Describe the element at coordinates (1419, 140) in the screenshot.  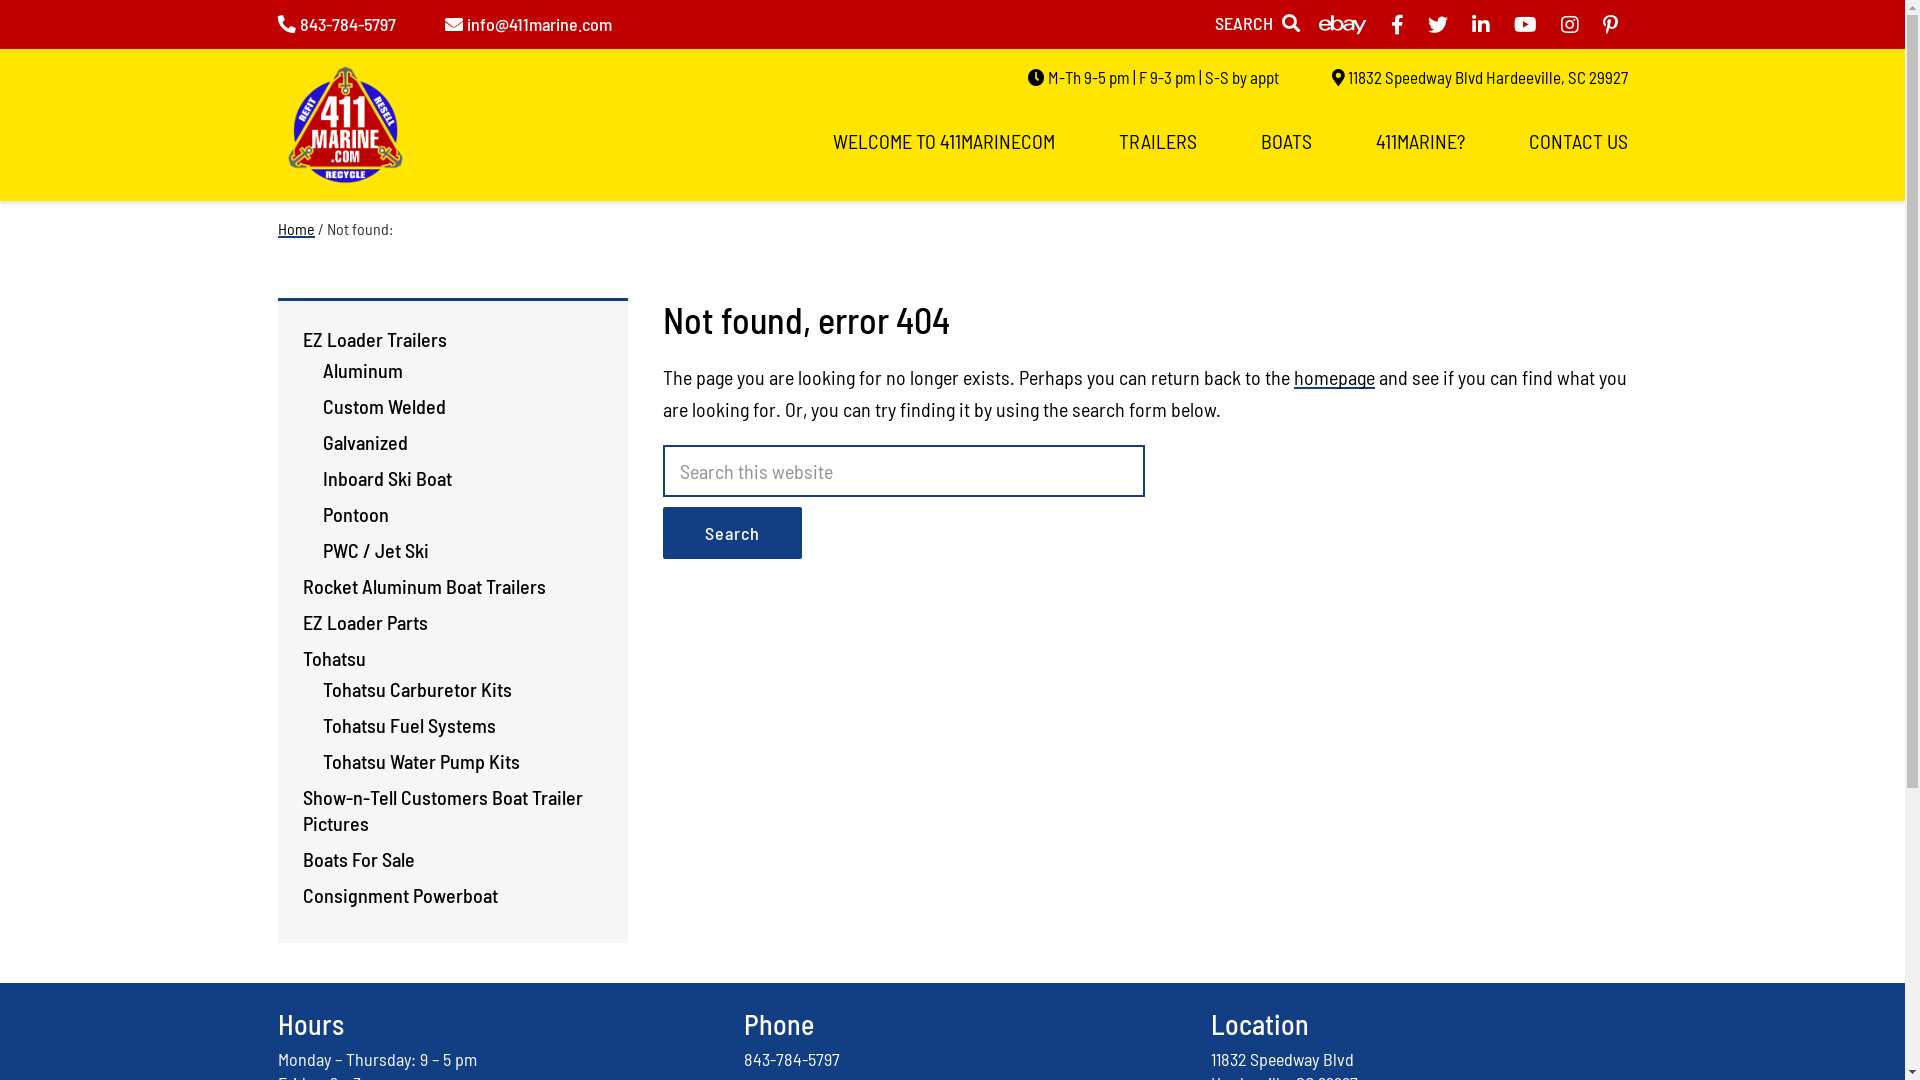
I see `'411MARINE?'` at that location.